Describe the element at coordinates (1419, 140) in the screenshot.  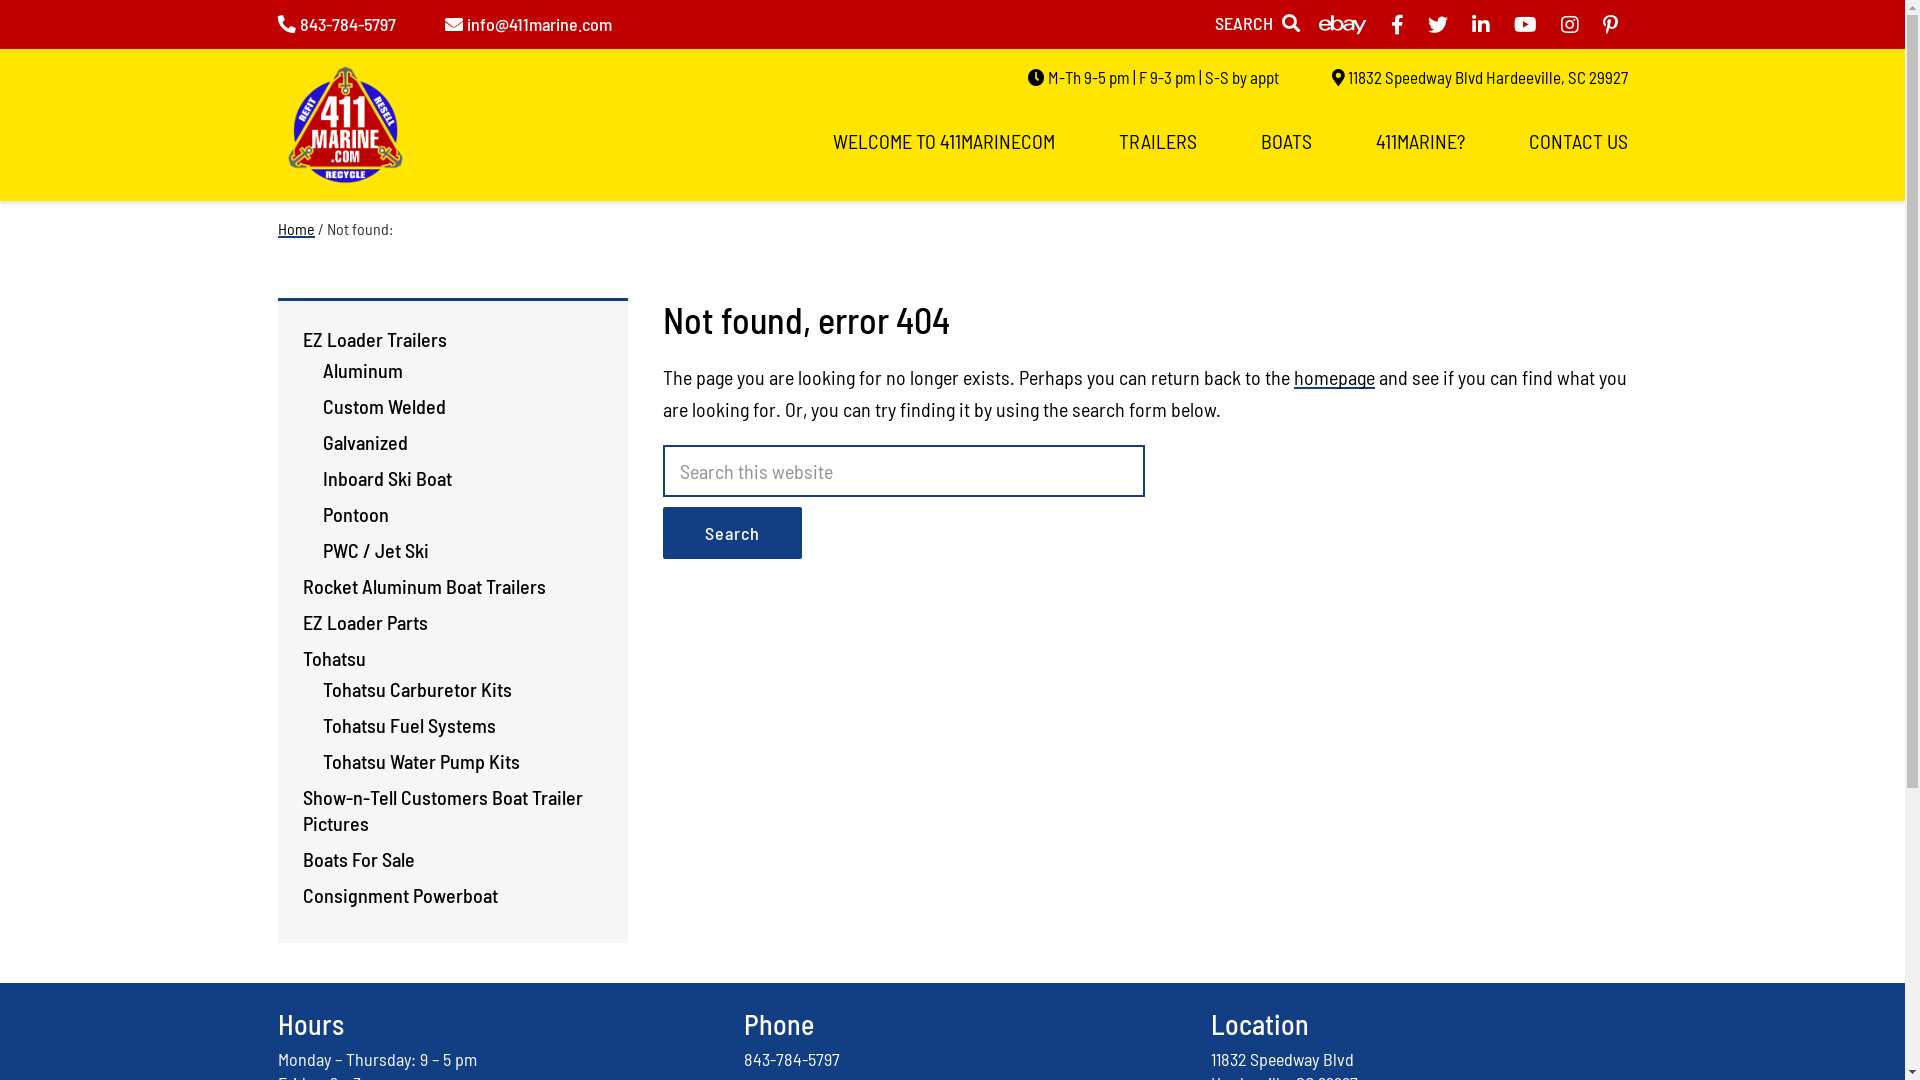
I see `'411MARINE?'` at that location.